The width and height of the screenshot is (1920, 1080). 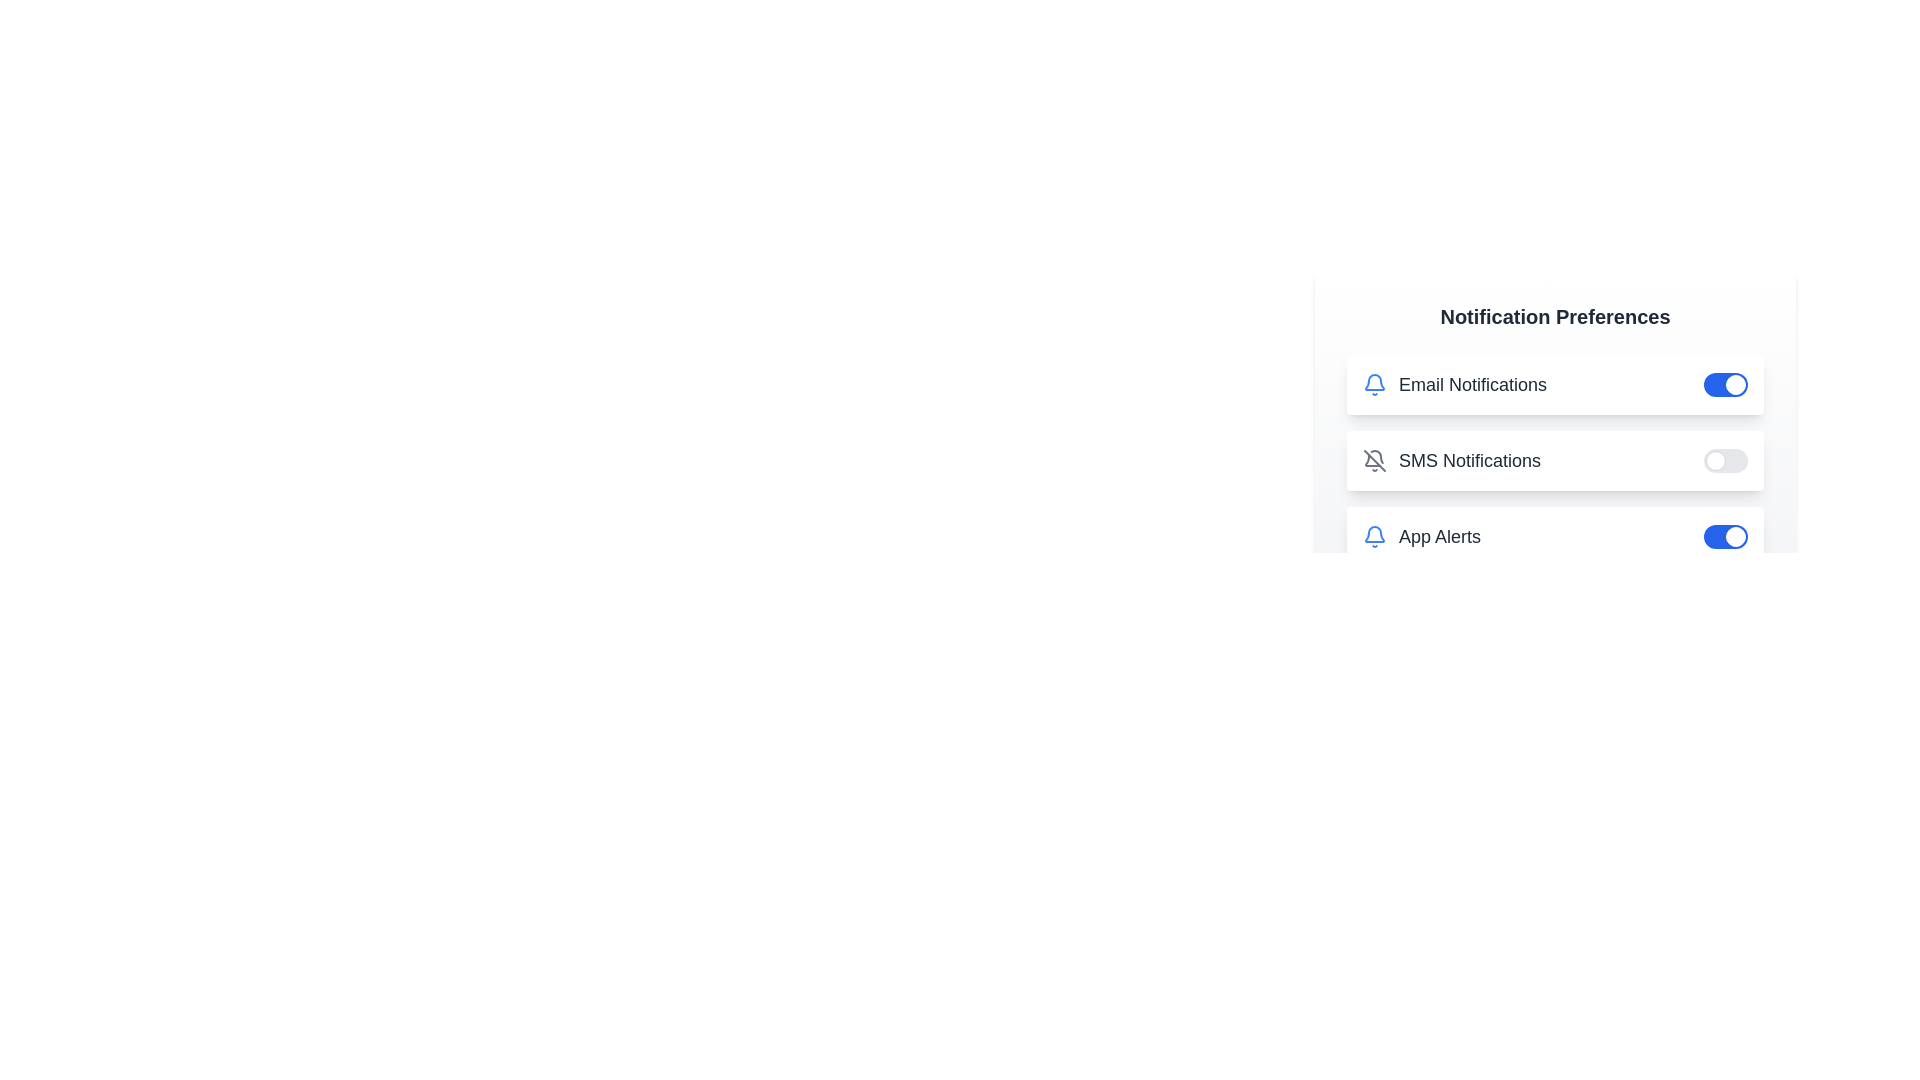 I want to click on the title 'Notification Preferences' to highlight it visually, so click(x=1554, y=315).